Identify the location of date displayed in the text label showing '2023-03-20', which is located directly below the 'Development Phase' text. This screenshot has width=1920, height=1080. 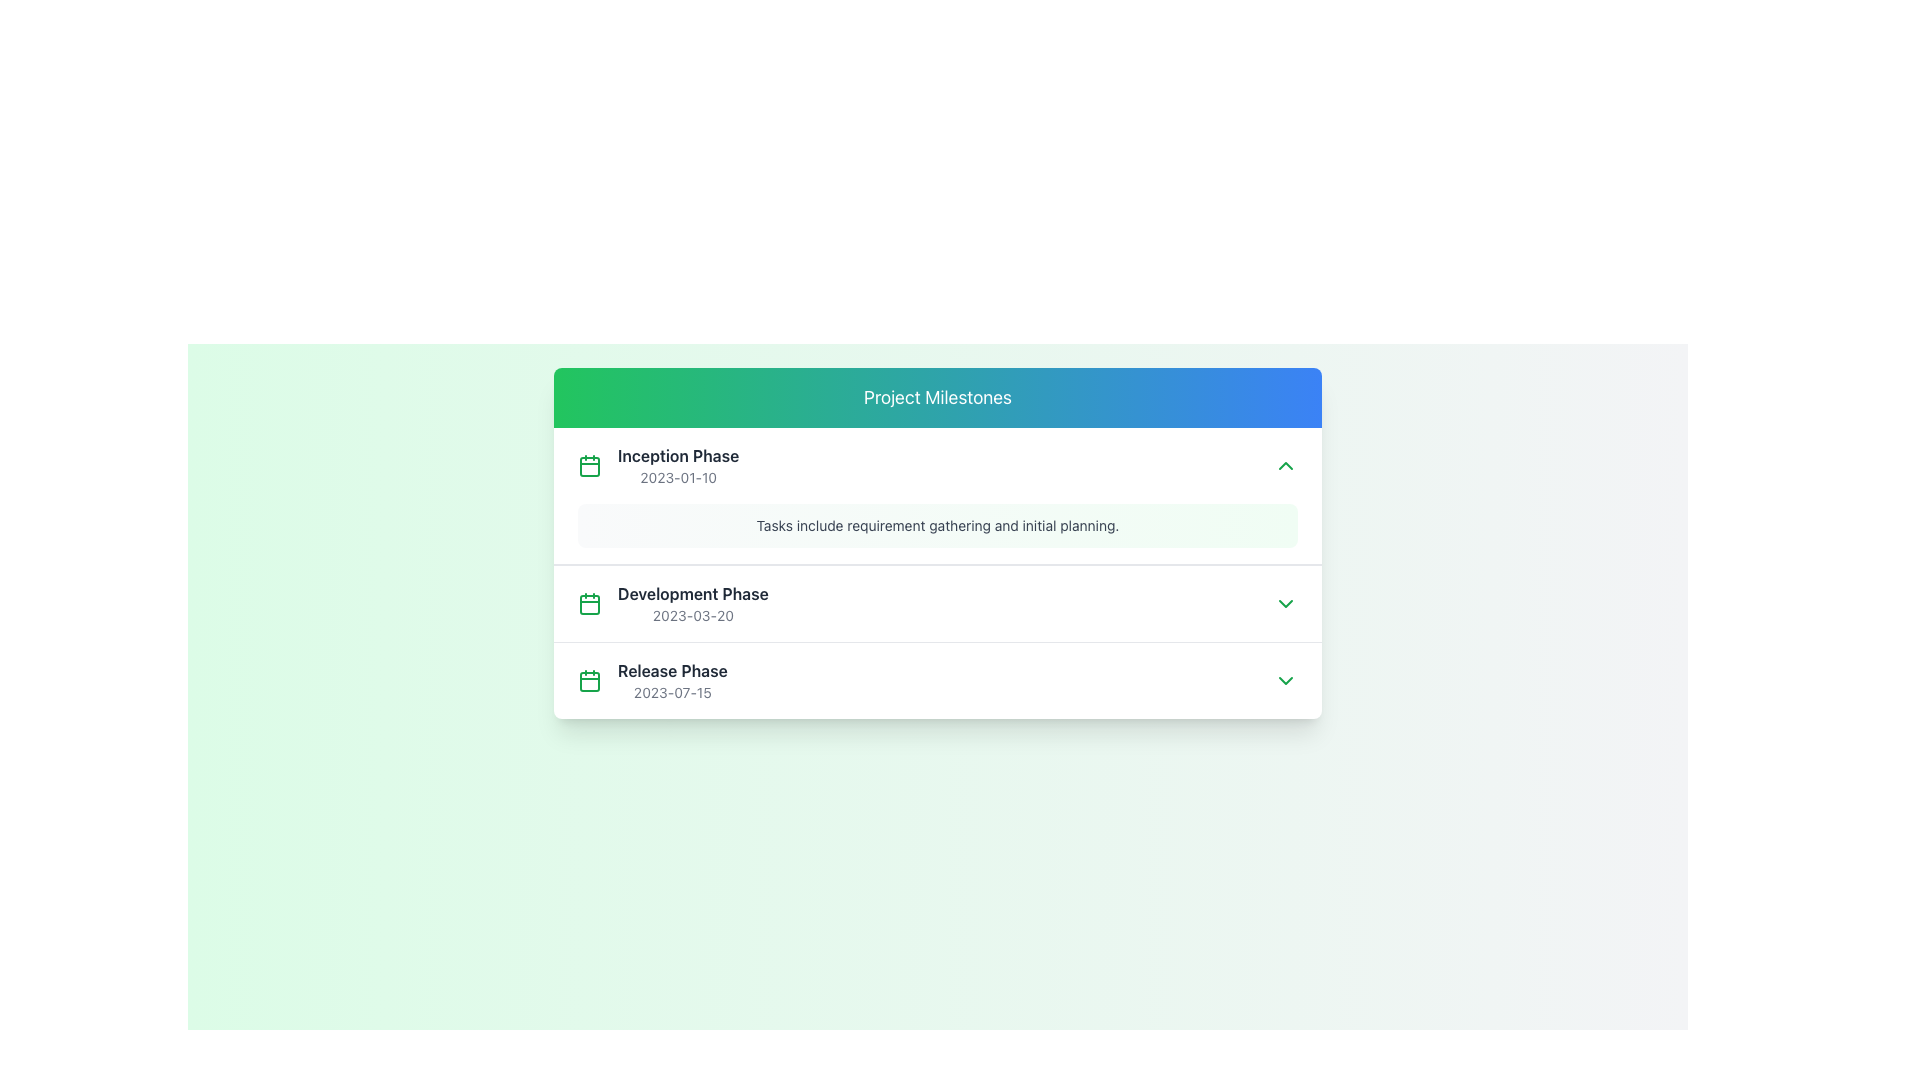
(693, 615).